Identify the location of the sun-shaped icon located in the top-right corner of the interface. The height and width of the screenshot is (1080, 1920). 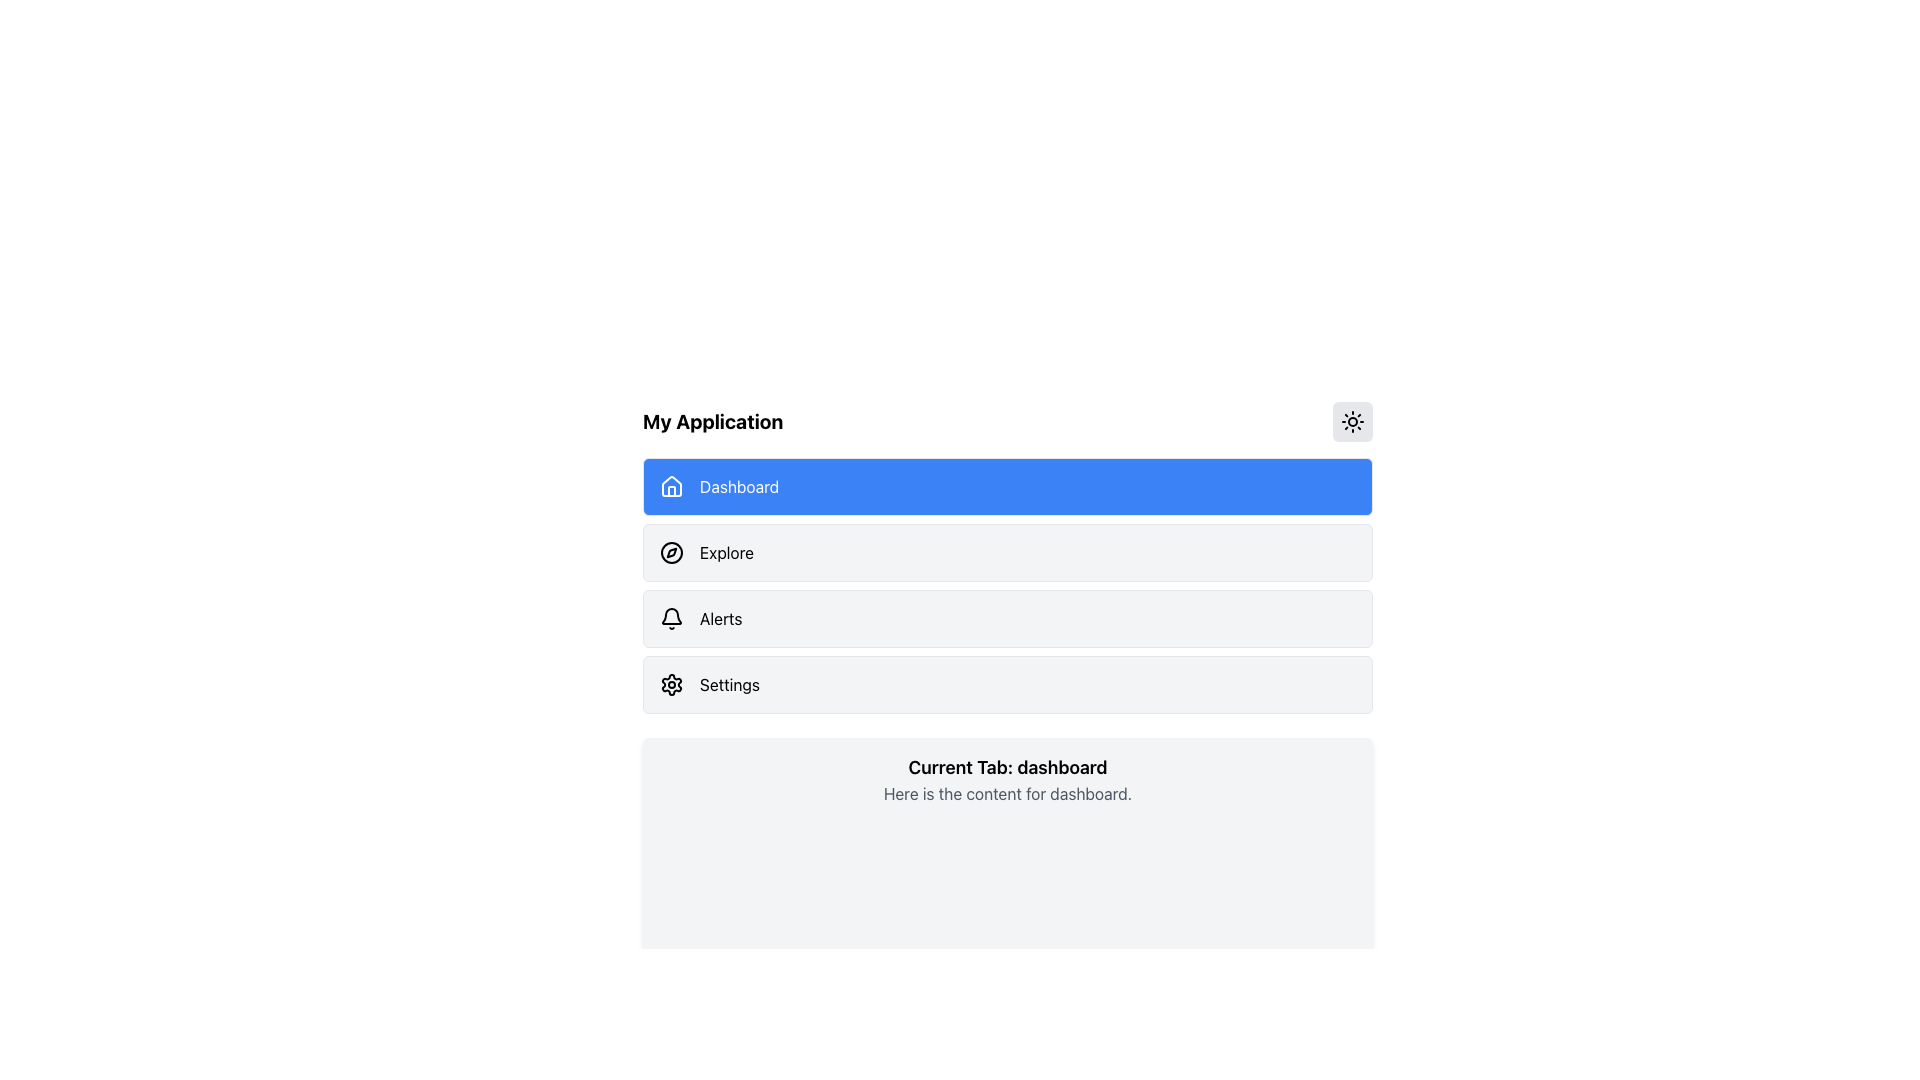
(1353, 420).